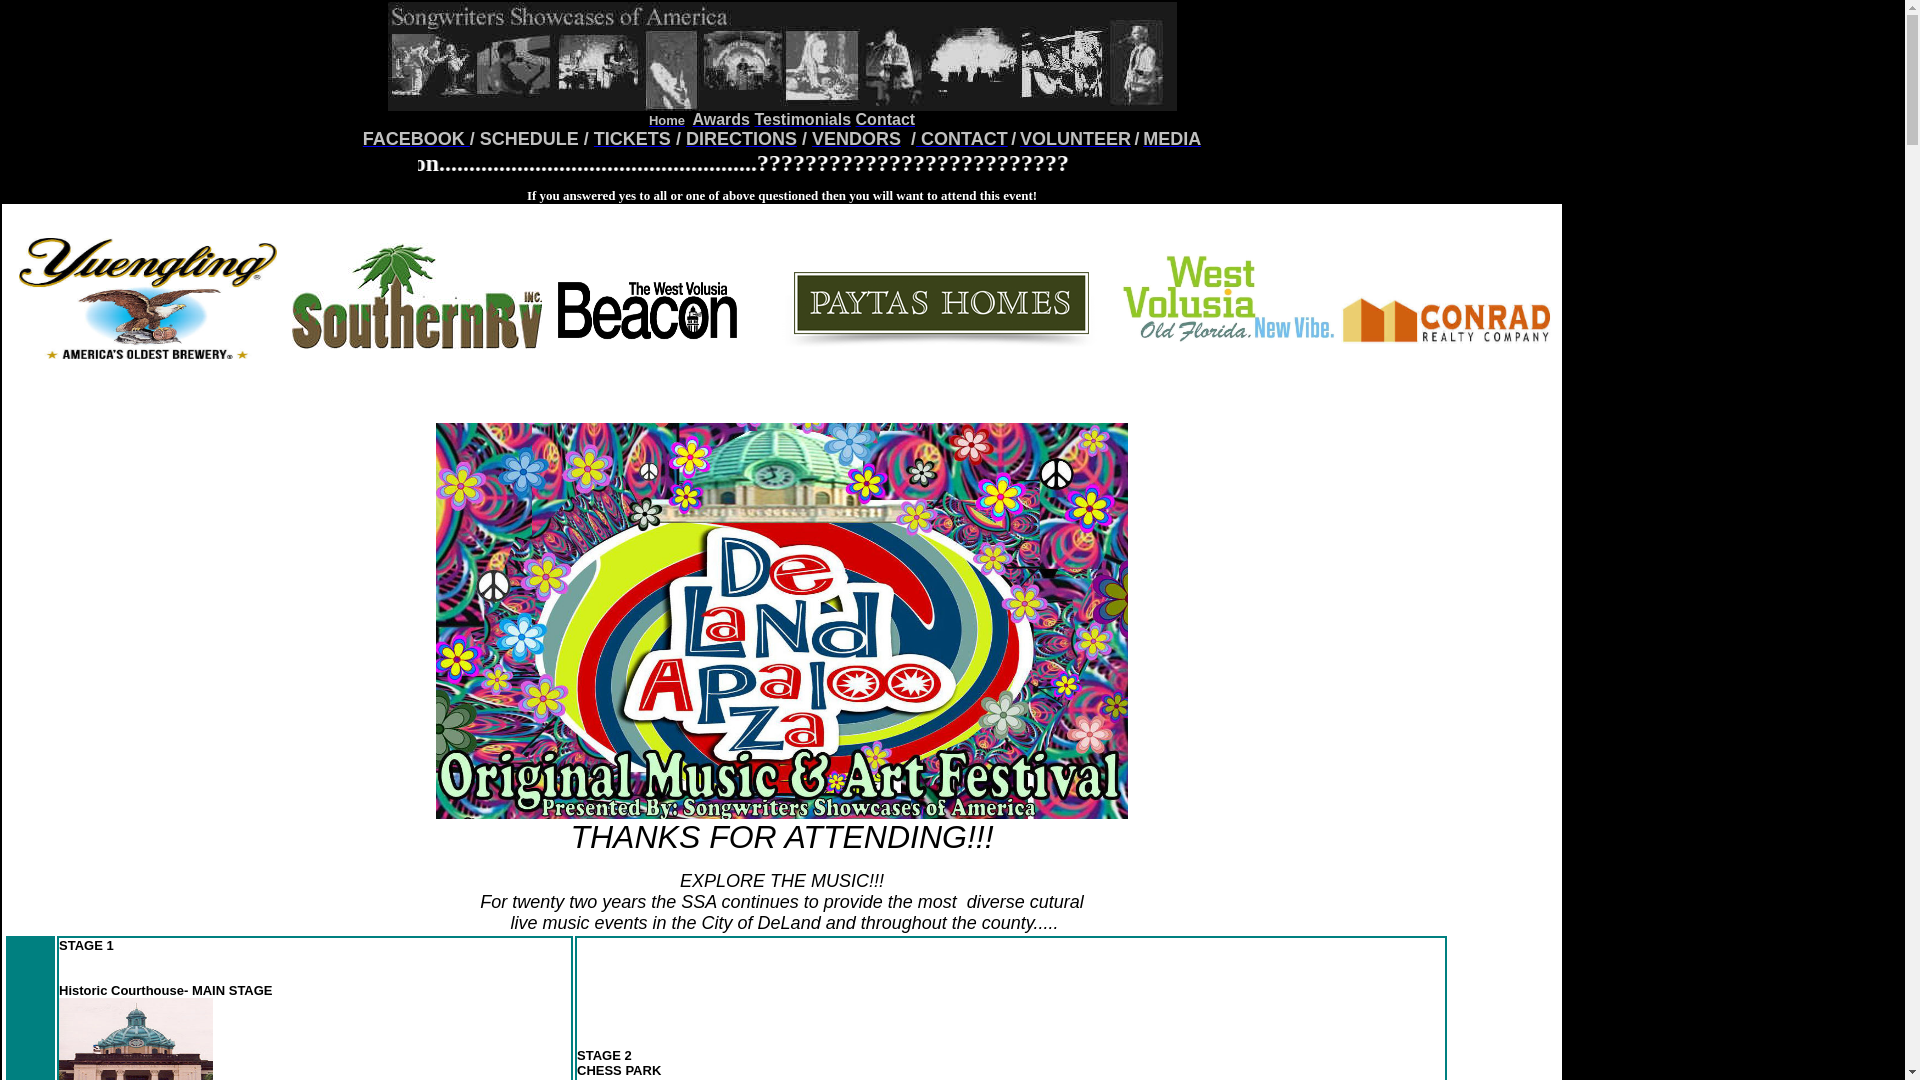 The width and height of the screenshot is (1920, 1080). I want to click on 'Testimonials', so click(802, 119).